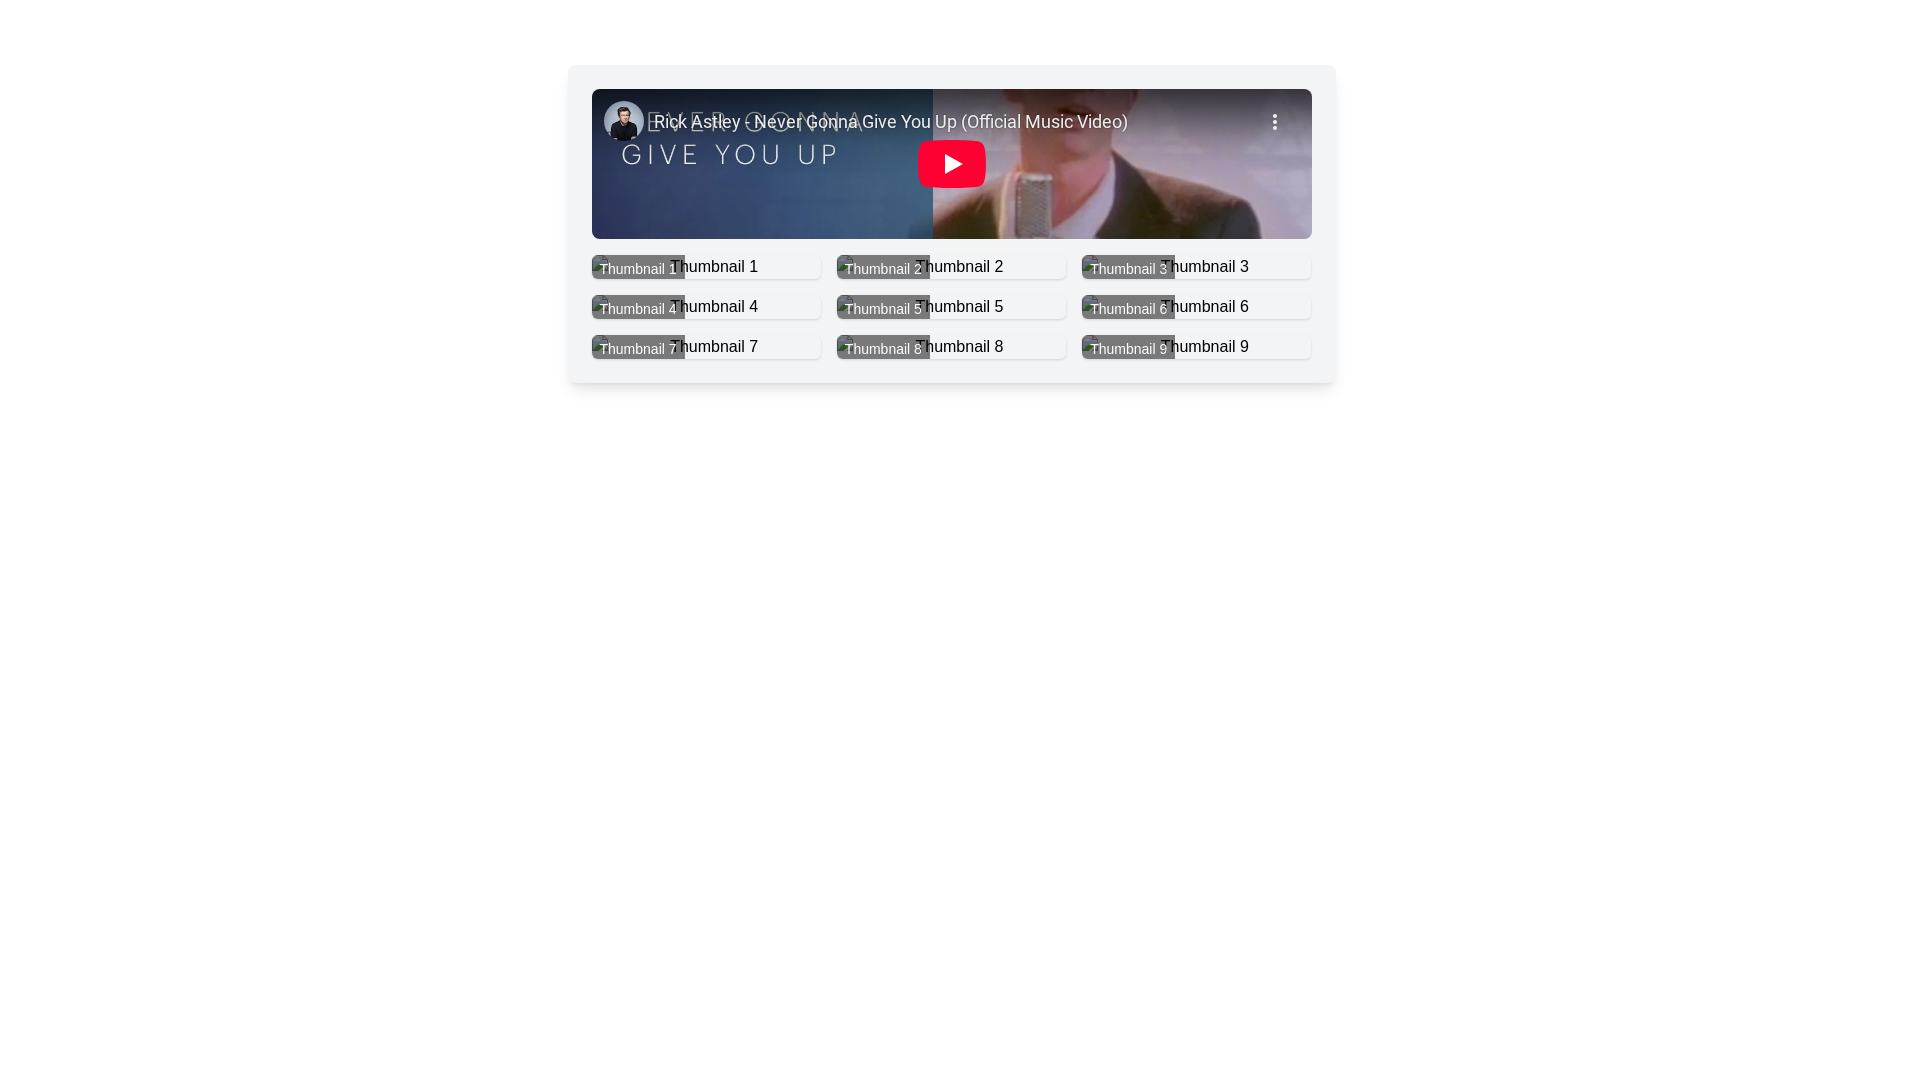  I want to click on the 'Thumbnail 1' image thumbnail located in the top-left corner of the grid, so click(706, 265).